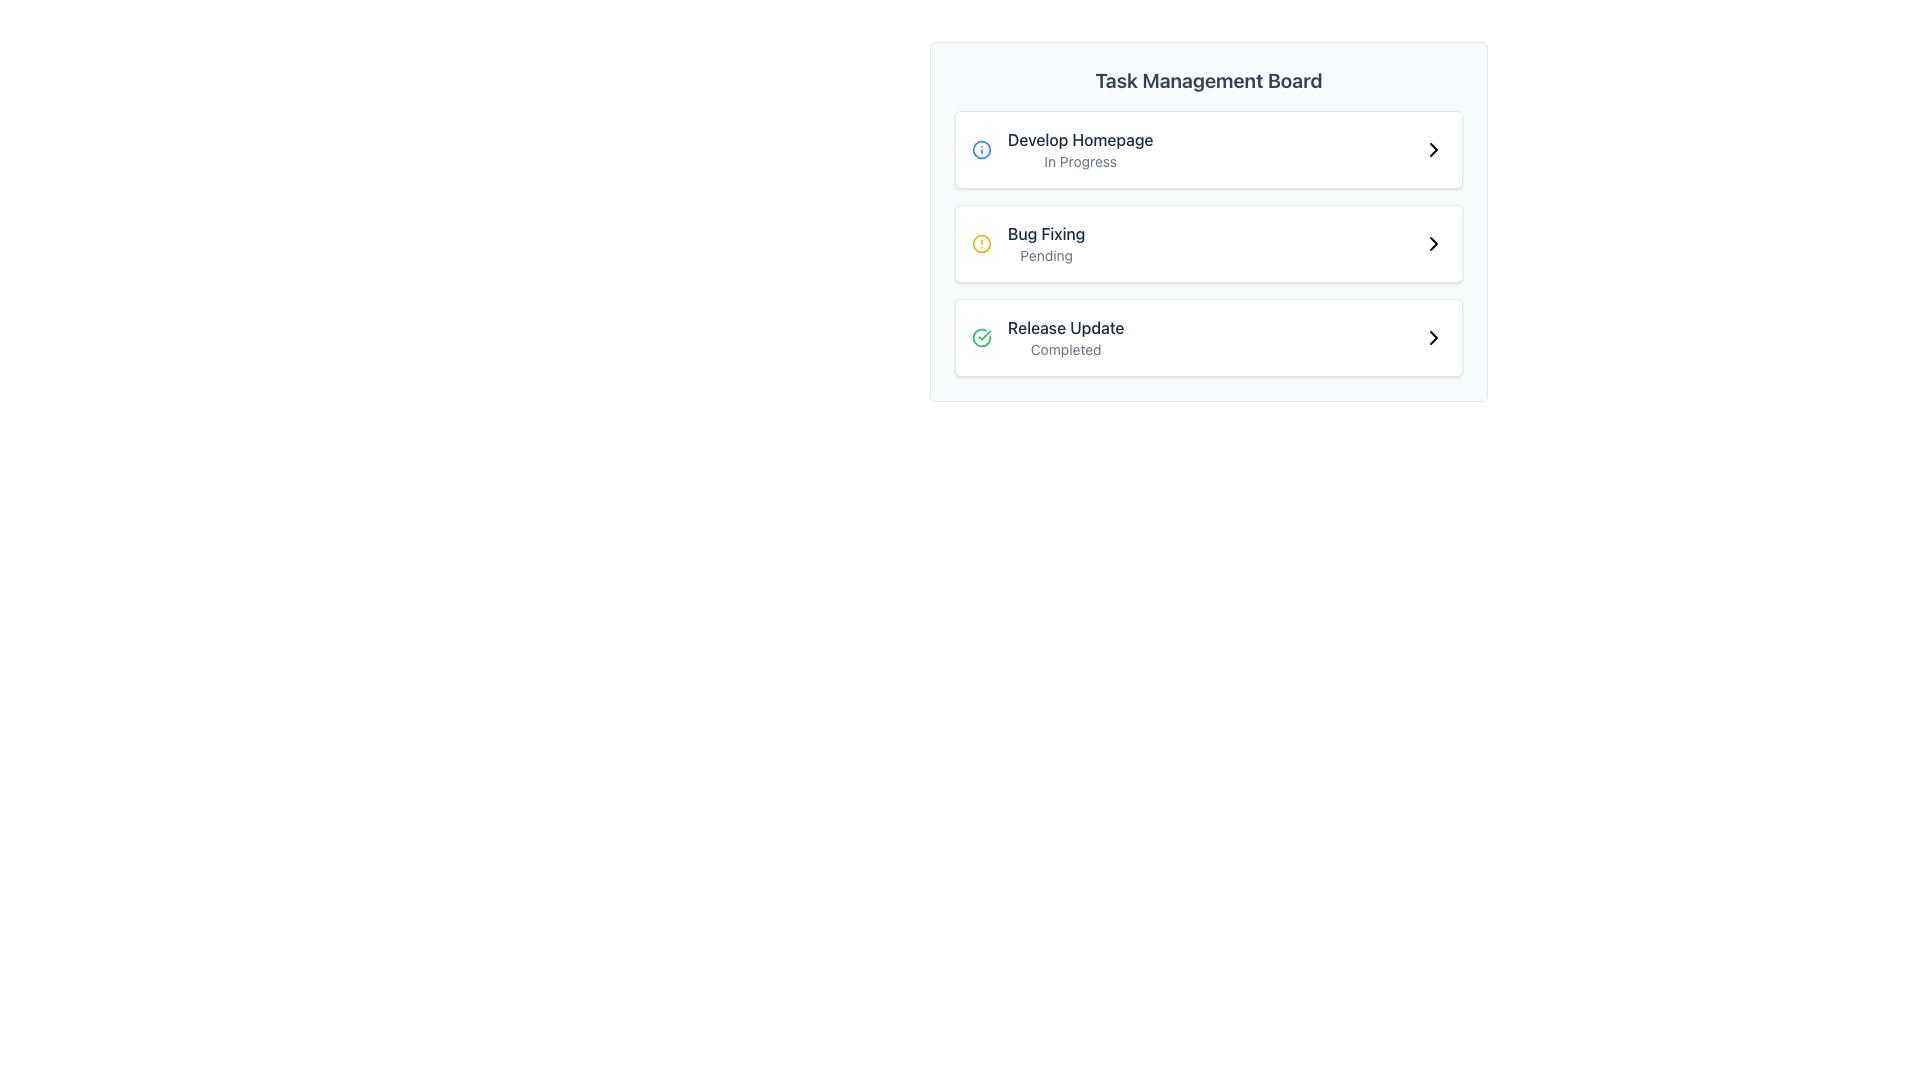 This screenshot has height=1080, width=1920. I want to click on the text block that contains 'Release Update' in bold and 'Completed' in smaller font, located in the third task card under 'Task Management Board', below 'Bug Fixing', so click(1065, 337).